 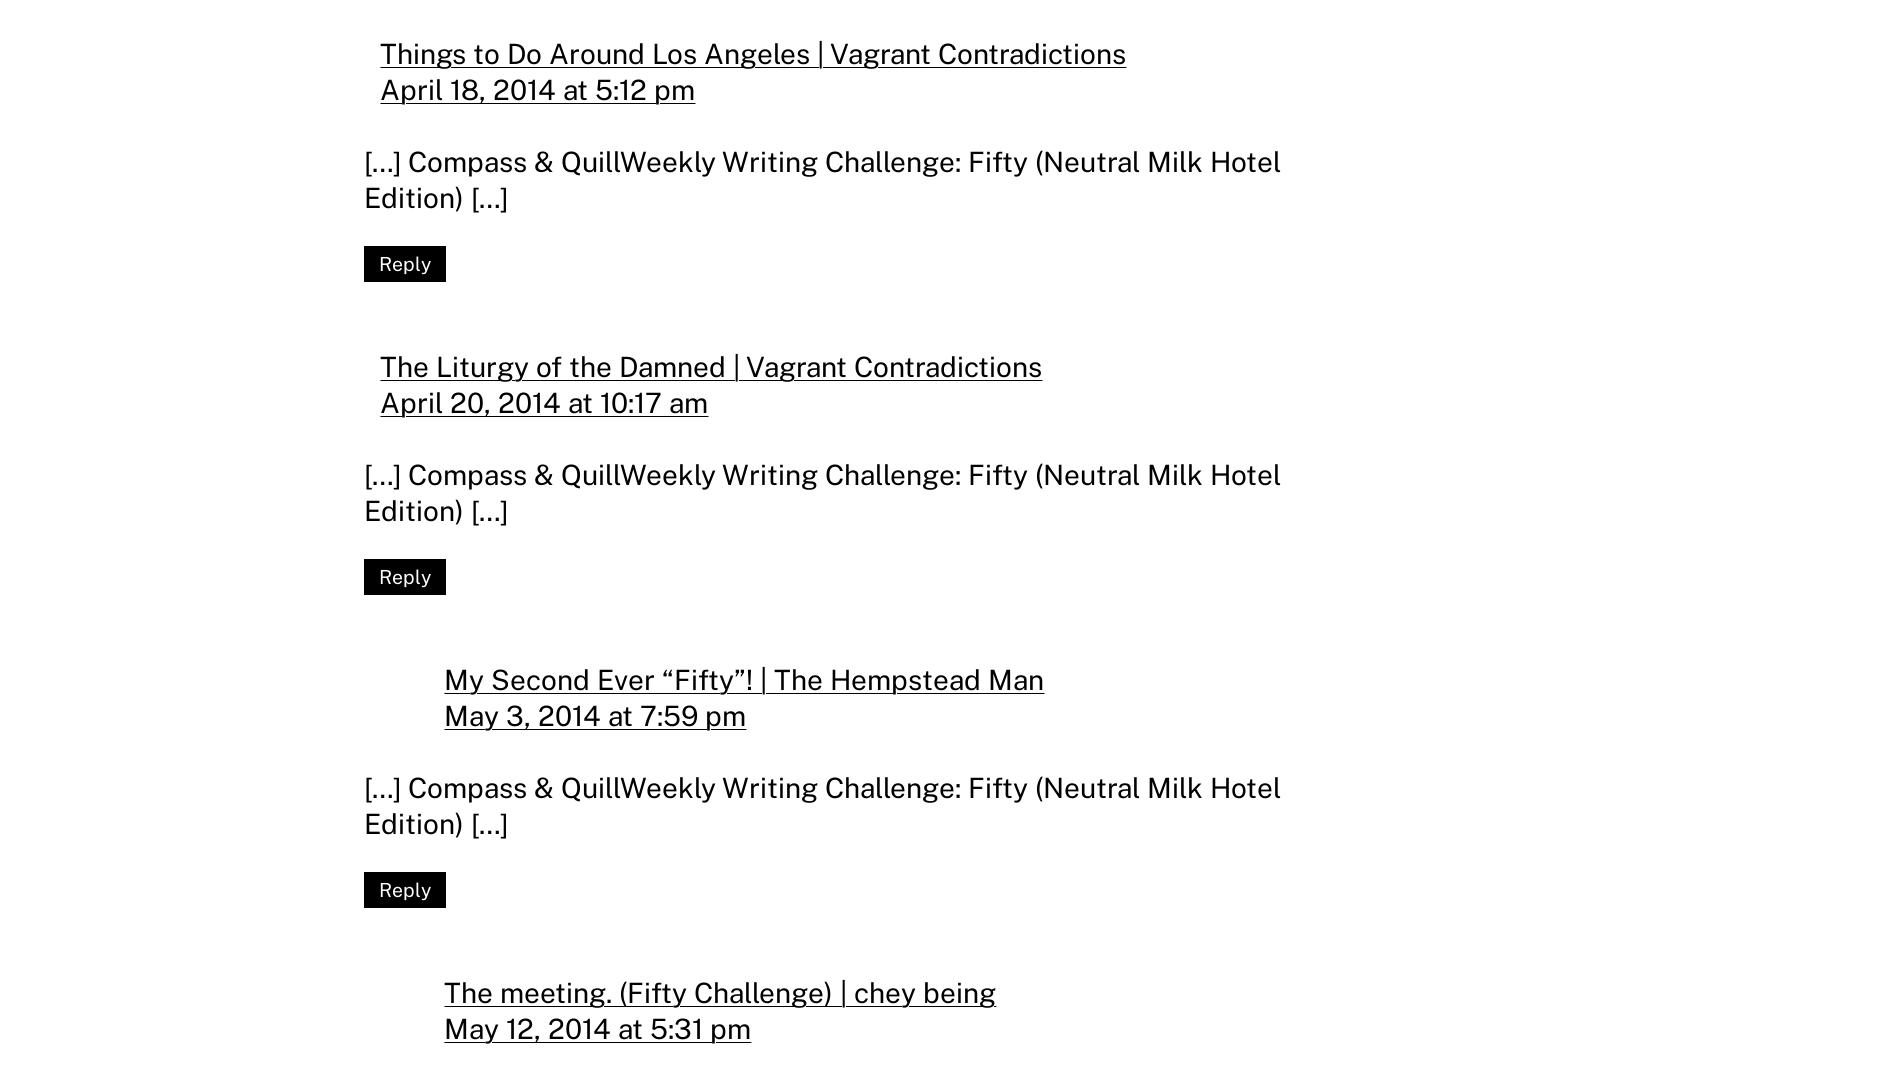 What do you see at coordinates (751, 52) in the screenshot?
I see `'Things to Do Around Los Angeles | Vagrant Contradictions'` at bounding box center [751, 52].